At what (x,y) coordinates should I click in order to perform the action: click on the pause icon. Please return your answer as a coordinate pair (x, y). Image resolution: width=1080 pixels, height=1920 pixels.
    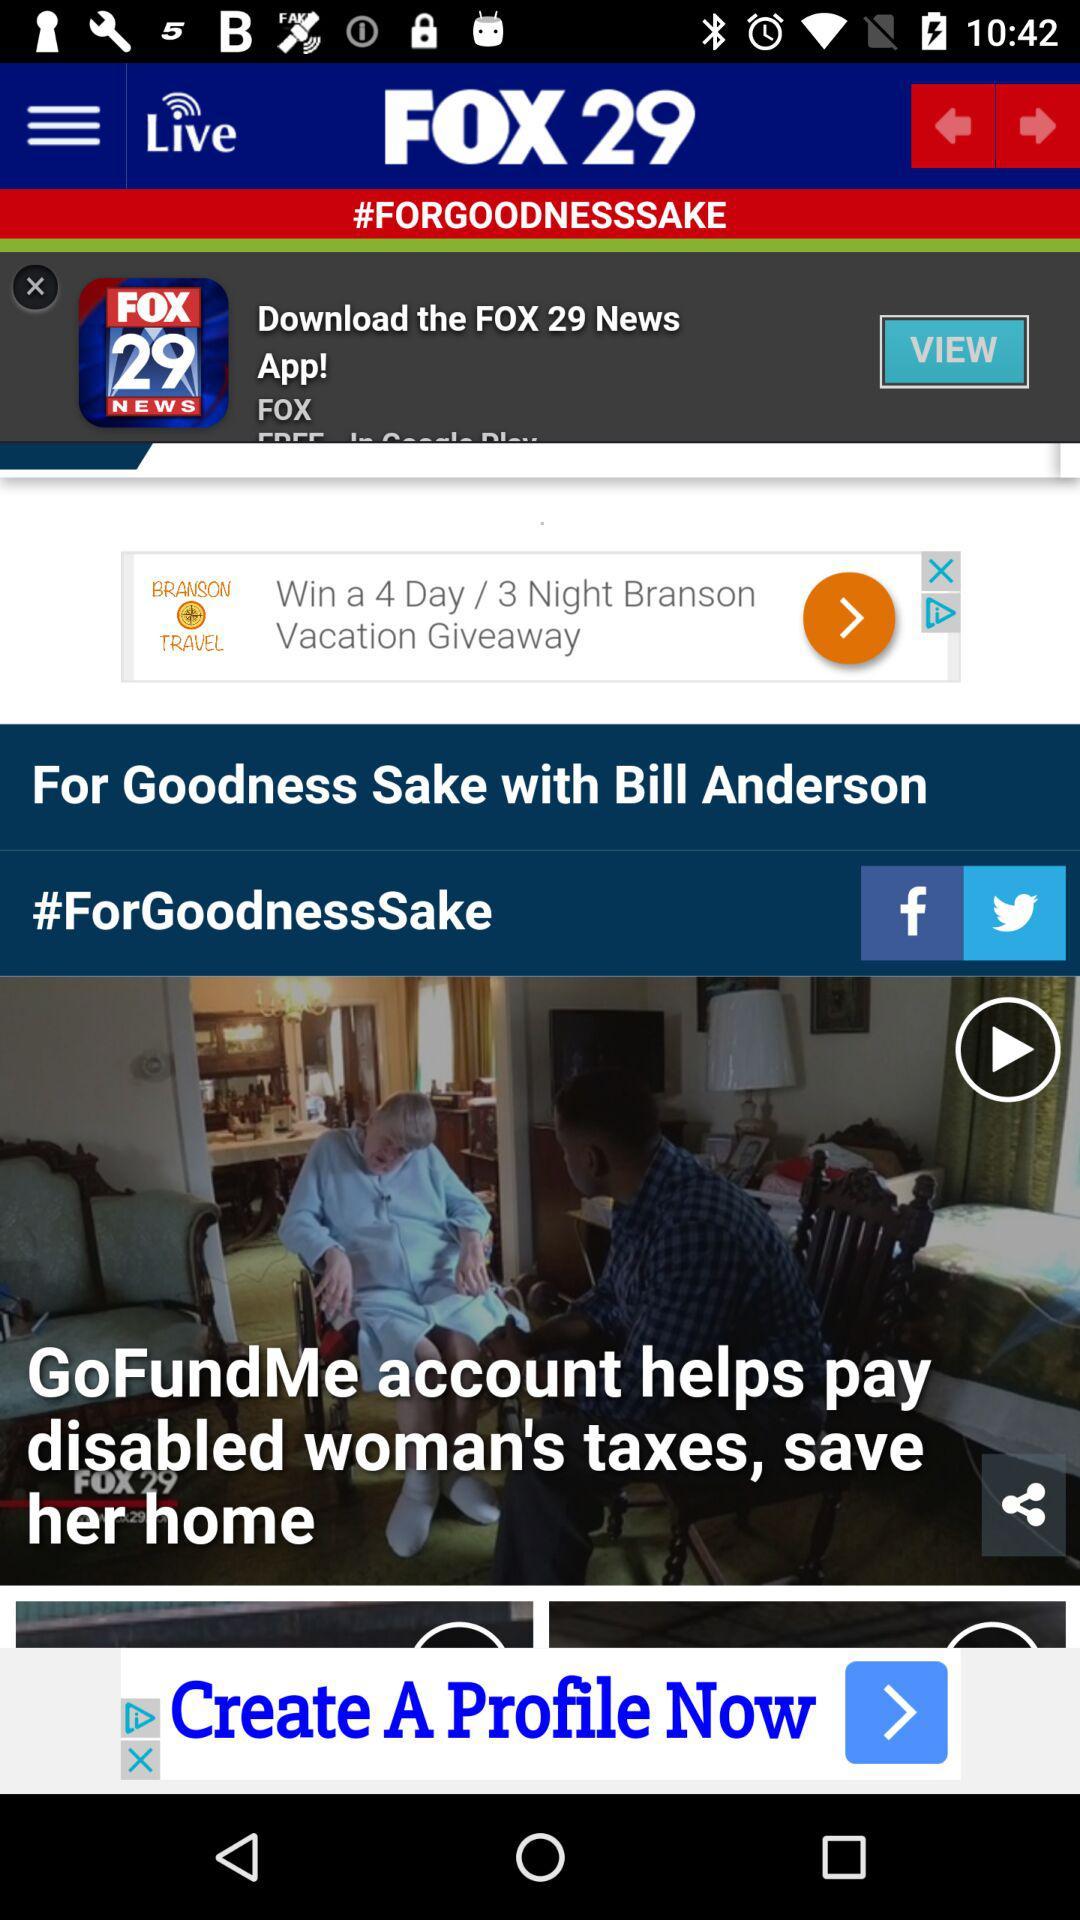
    Looking at the image, I should click on (470, 124).